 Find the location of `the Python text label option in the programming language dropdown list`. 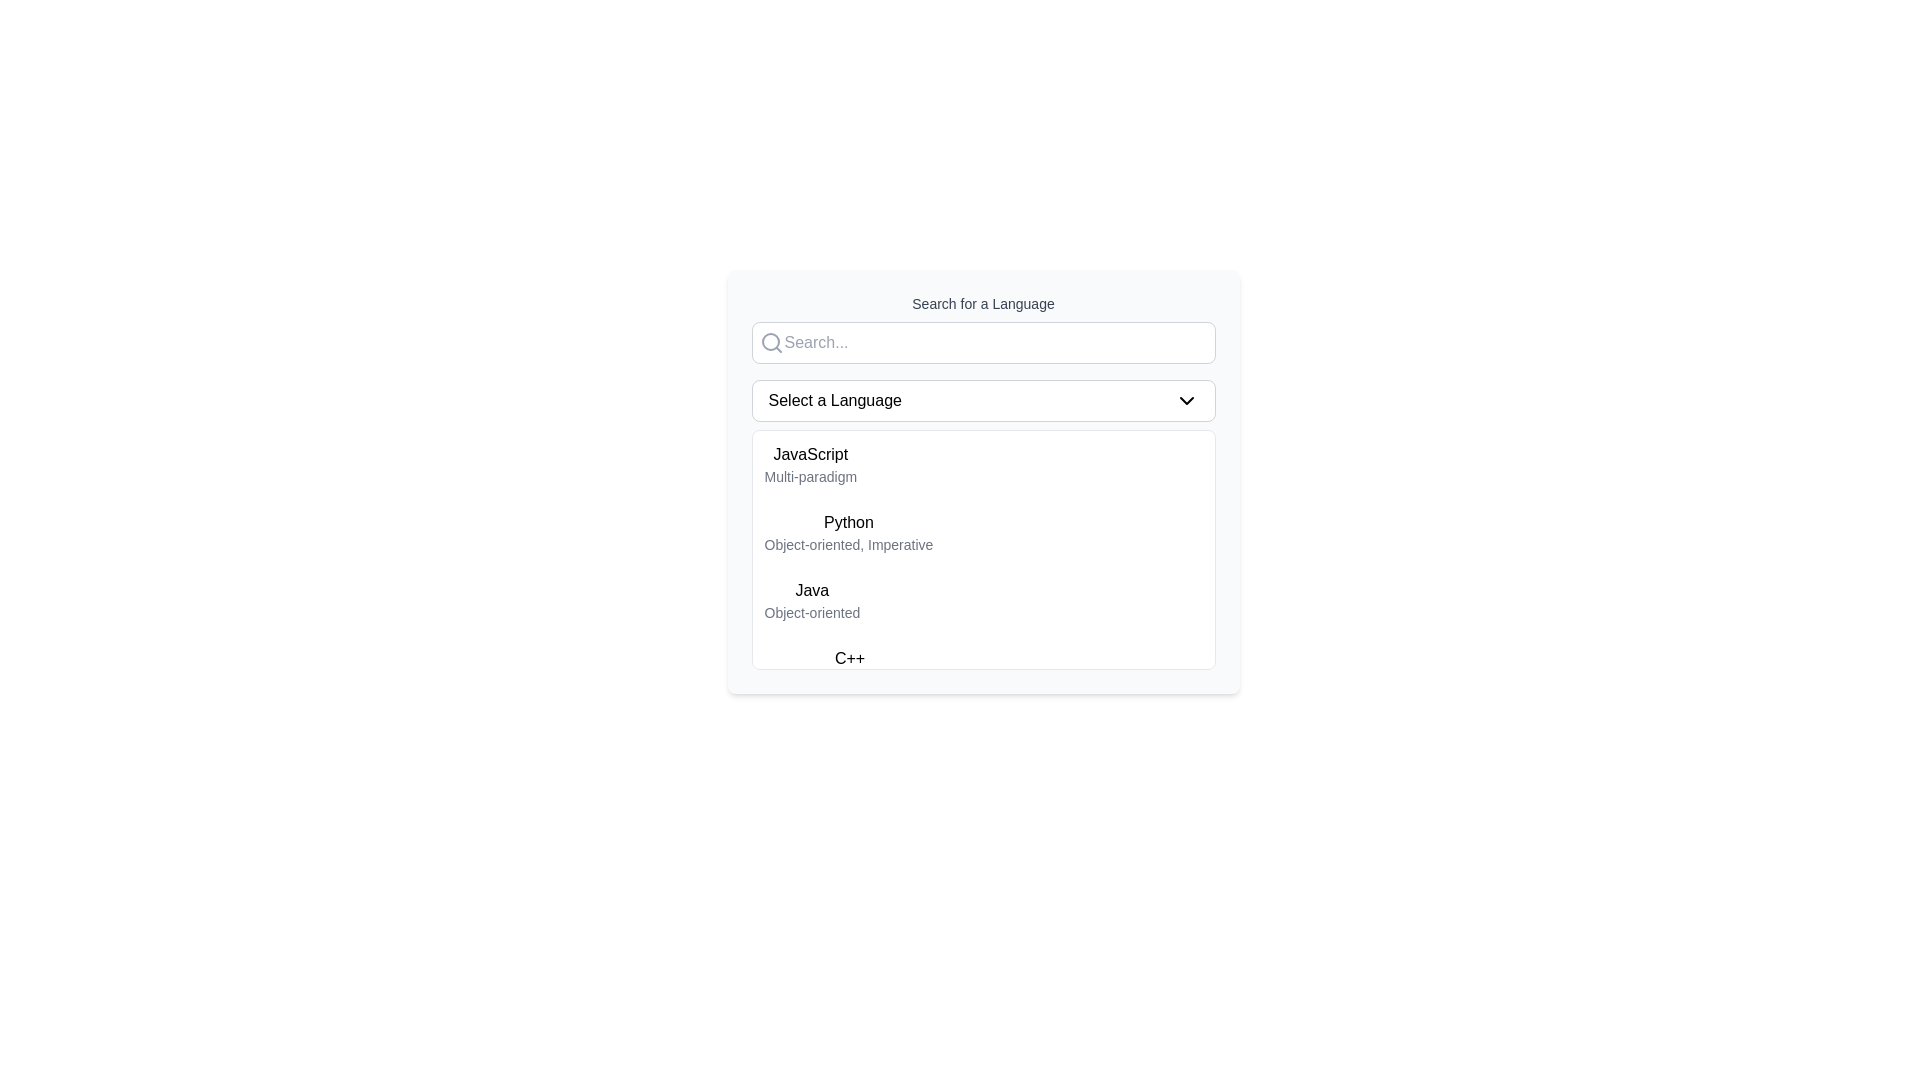

the Python text label option in the programming language dropdown list is located at coordinates (849, 522).